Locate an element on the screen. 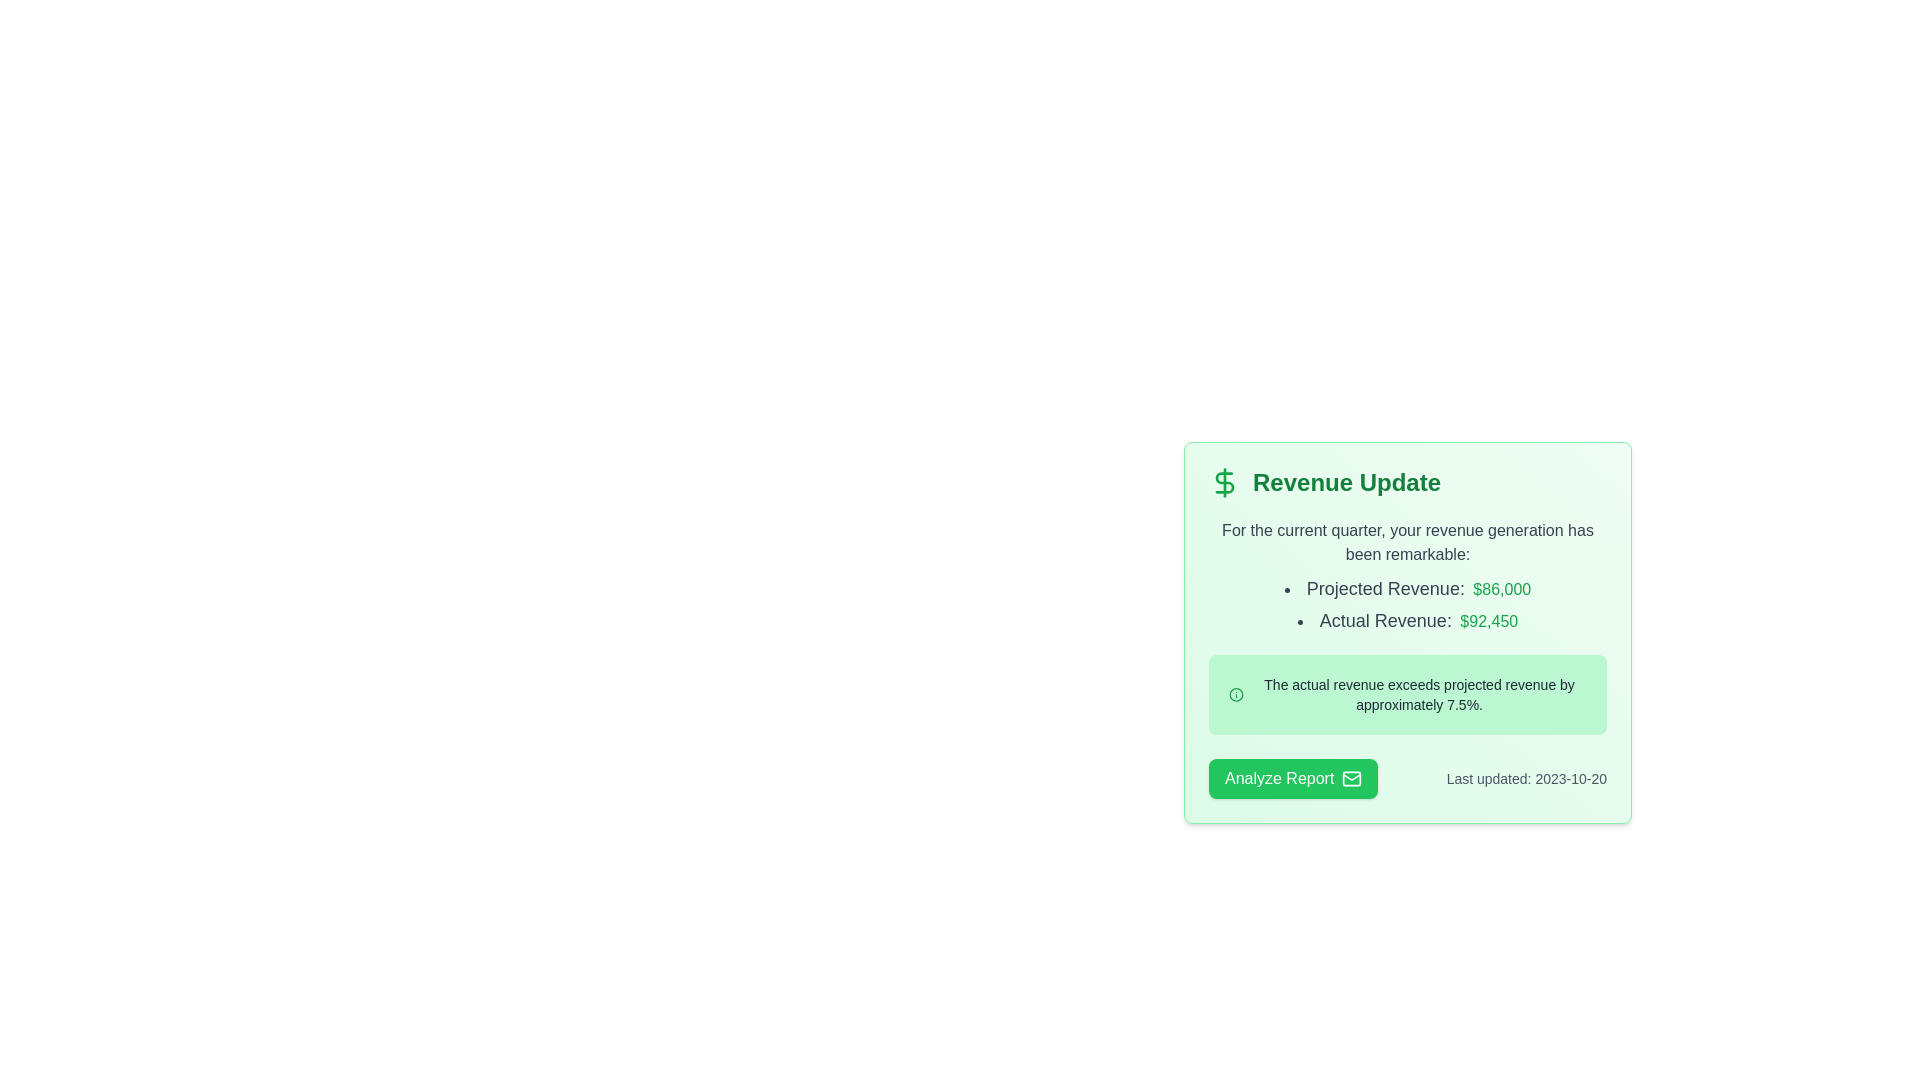 This screenshot has height=1080, width=1920. the centrally aligned text within the green button at the bottom of the revenue update card, which indicates the button’s purpose for analyzing a report is located at coordinates (1278, 778).